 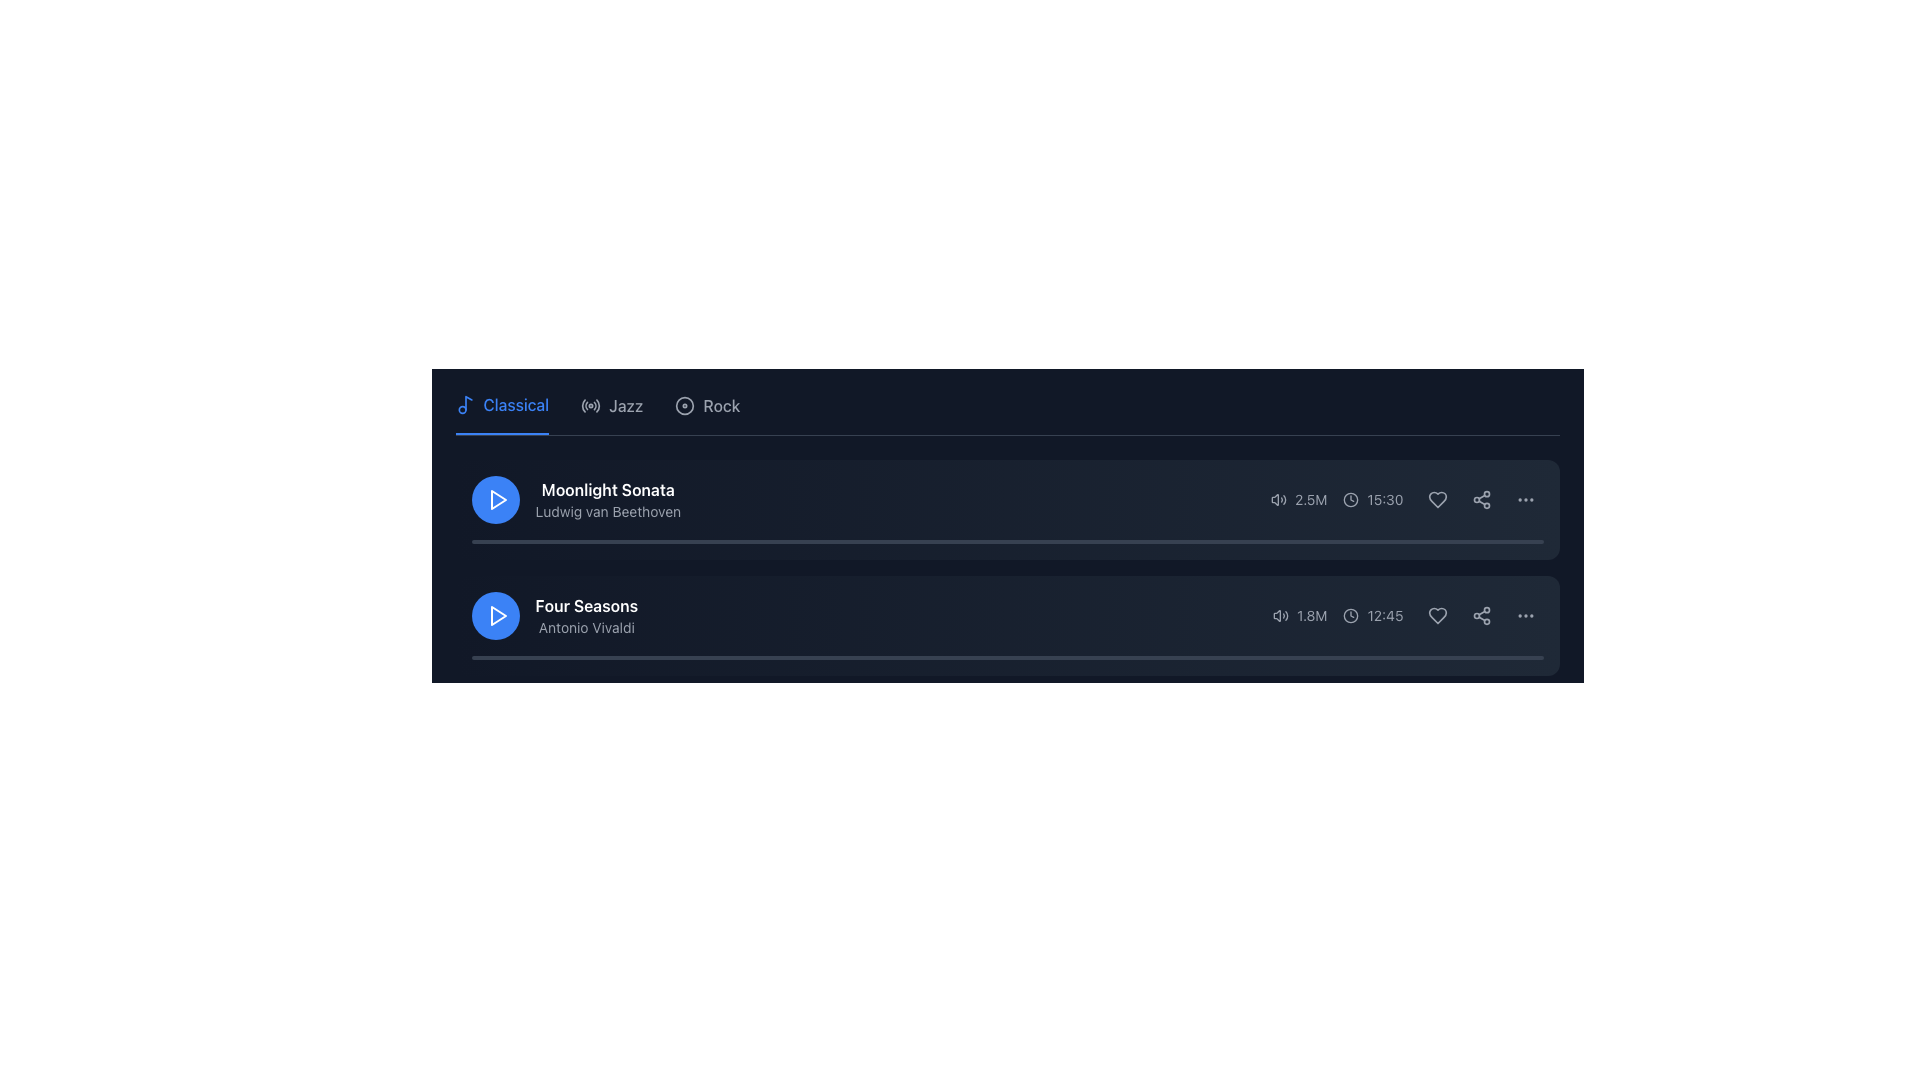 I want to click on the text display element that shows '2.5M', which is styled in a small font size and located to the right of the volume icon in the card for 'Moonlight Sonata', so click(x=1311, y=499).